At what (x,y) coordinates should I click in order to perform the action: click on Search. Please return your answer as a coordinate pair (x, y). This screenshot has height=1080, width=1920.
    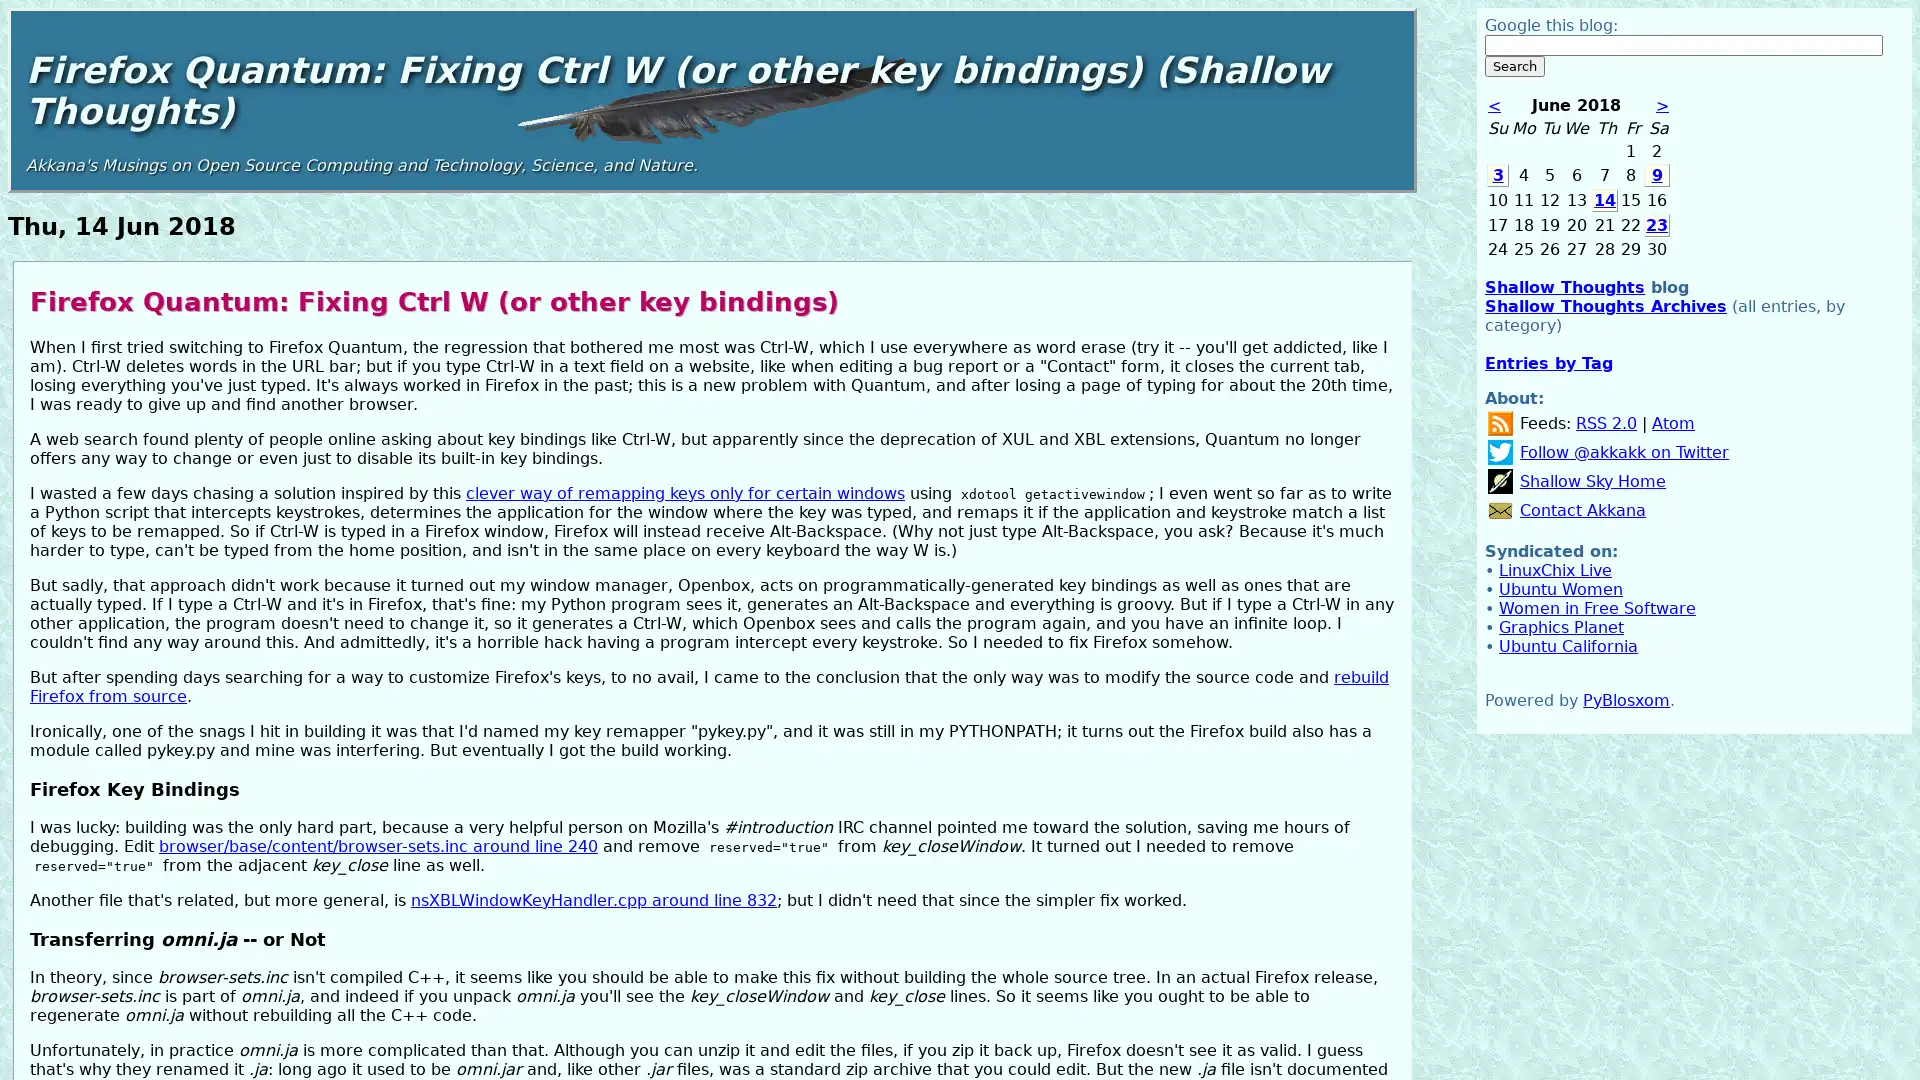
    Looking at the image, I should click on (1515, 65).